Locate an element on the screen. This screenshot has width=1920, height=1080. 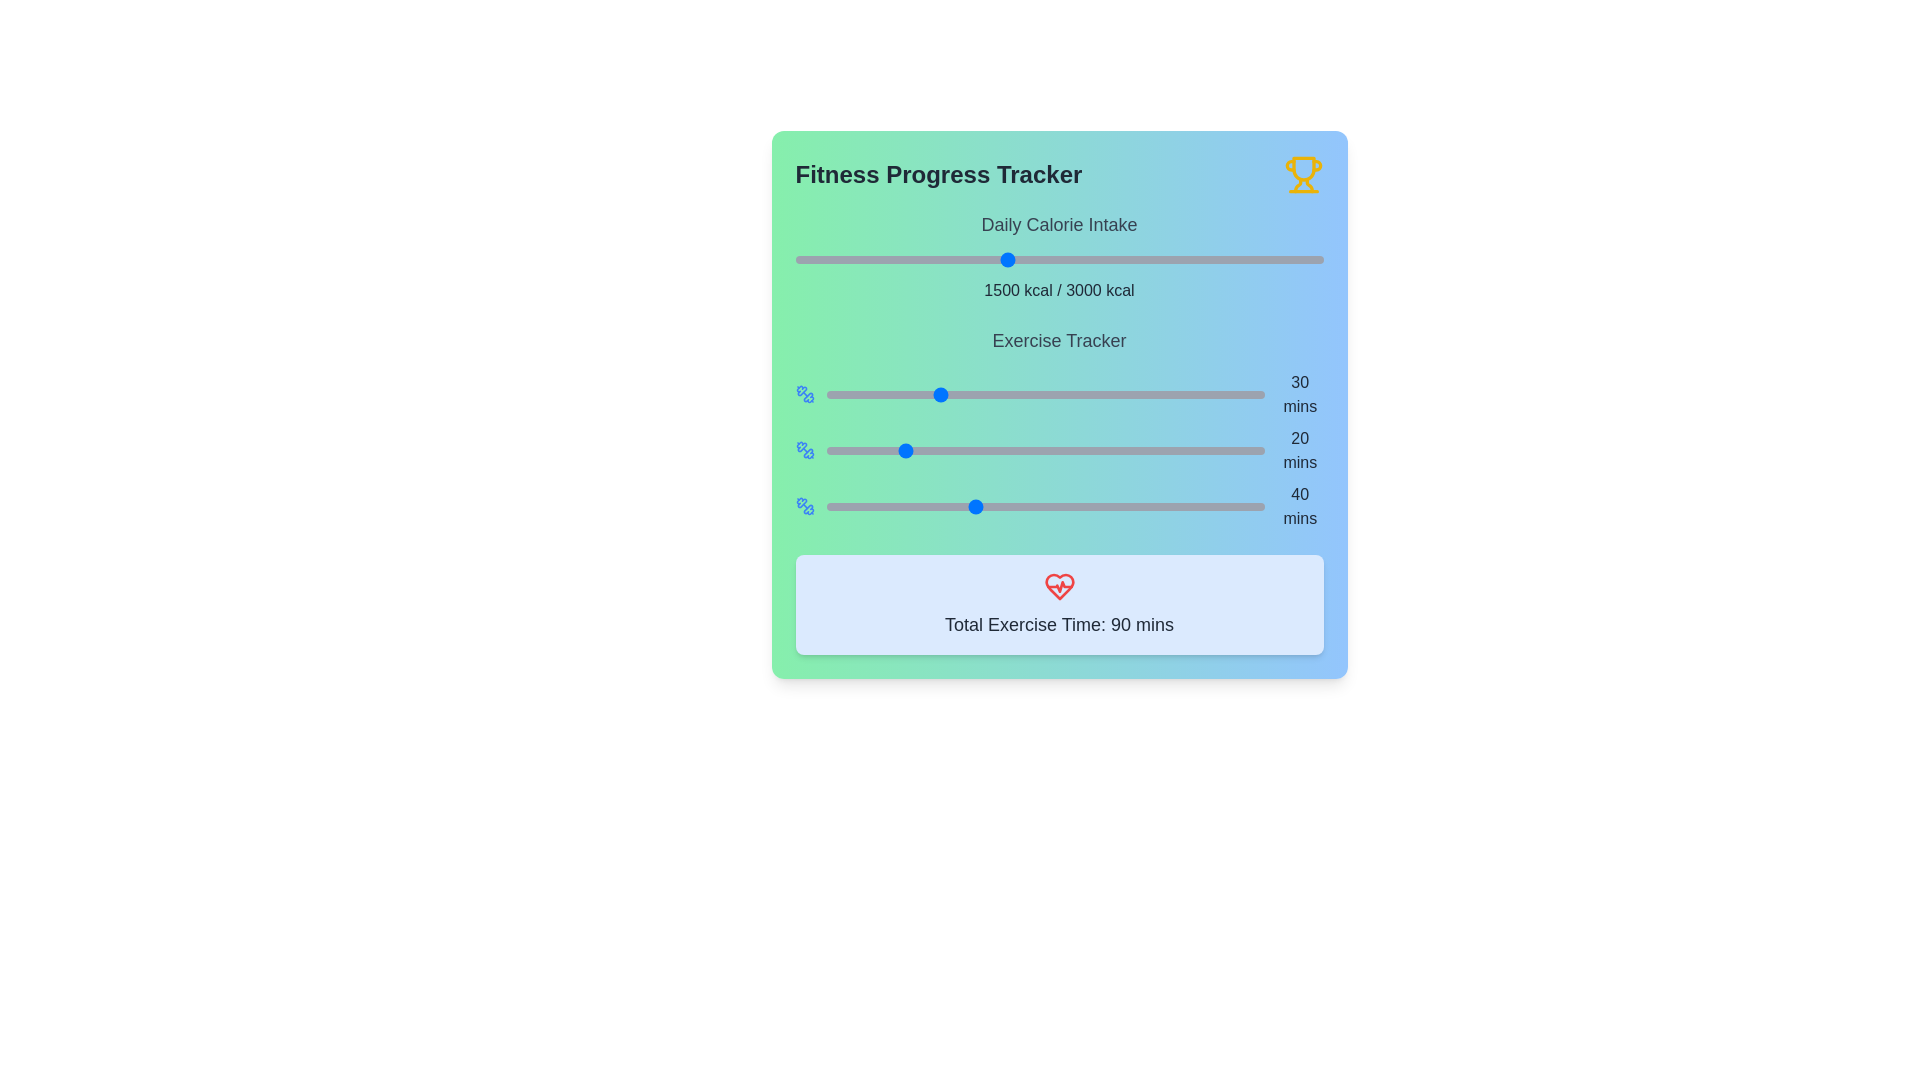
the second slider in the 'Exercise Tracker' section, which has a label displaying '20 mins', to provide visual feedback is located at coordinates (1058, 451).